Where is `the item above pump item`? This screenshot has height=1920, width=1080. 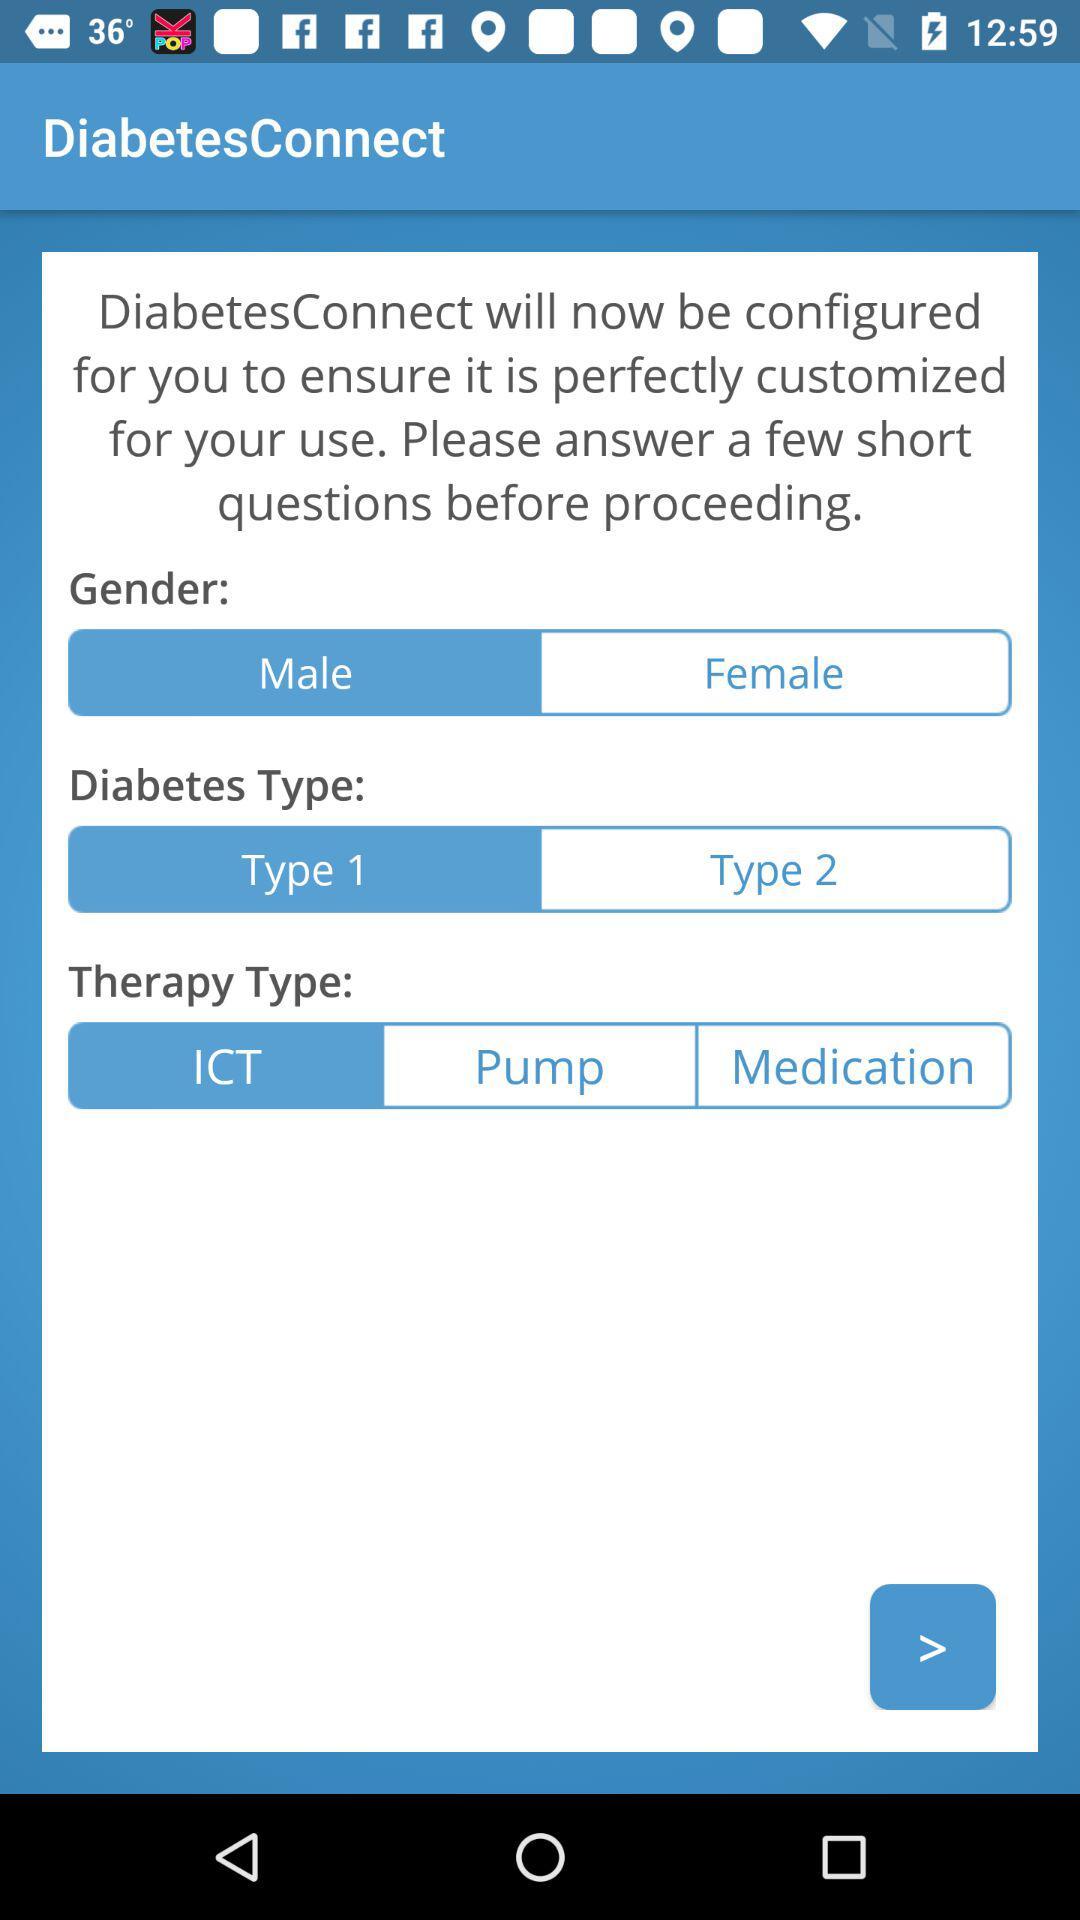
the item above pump item is located at coordinates (774, 869).